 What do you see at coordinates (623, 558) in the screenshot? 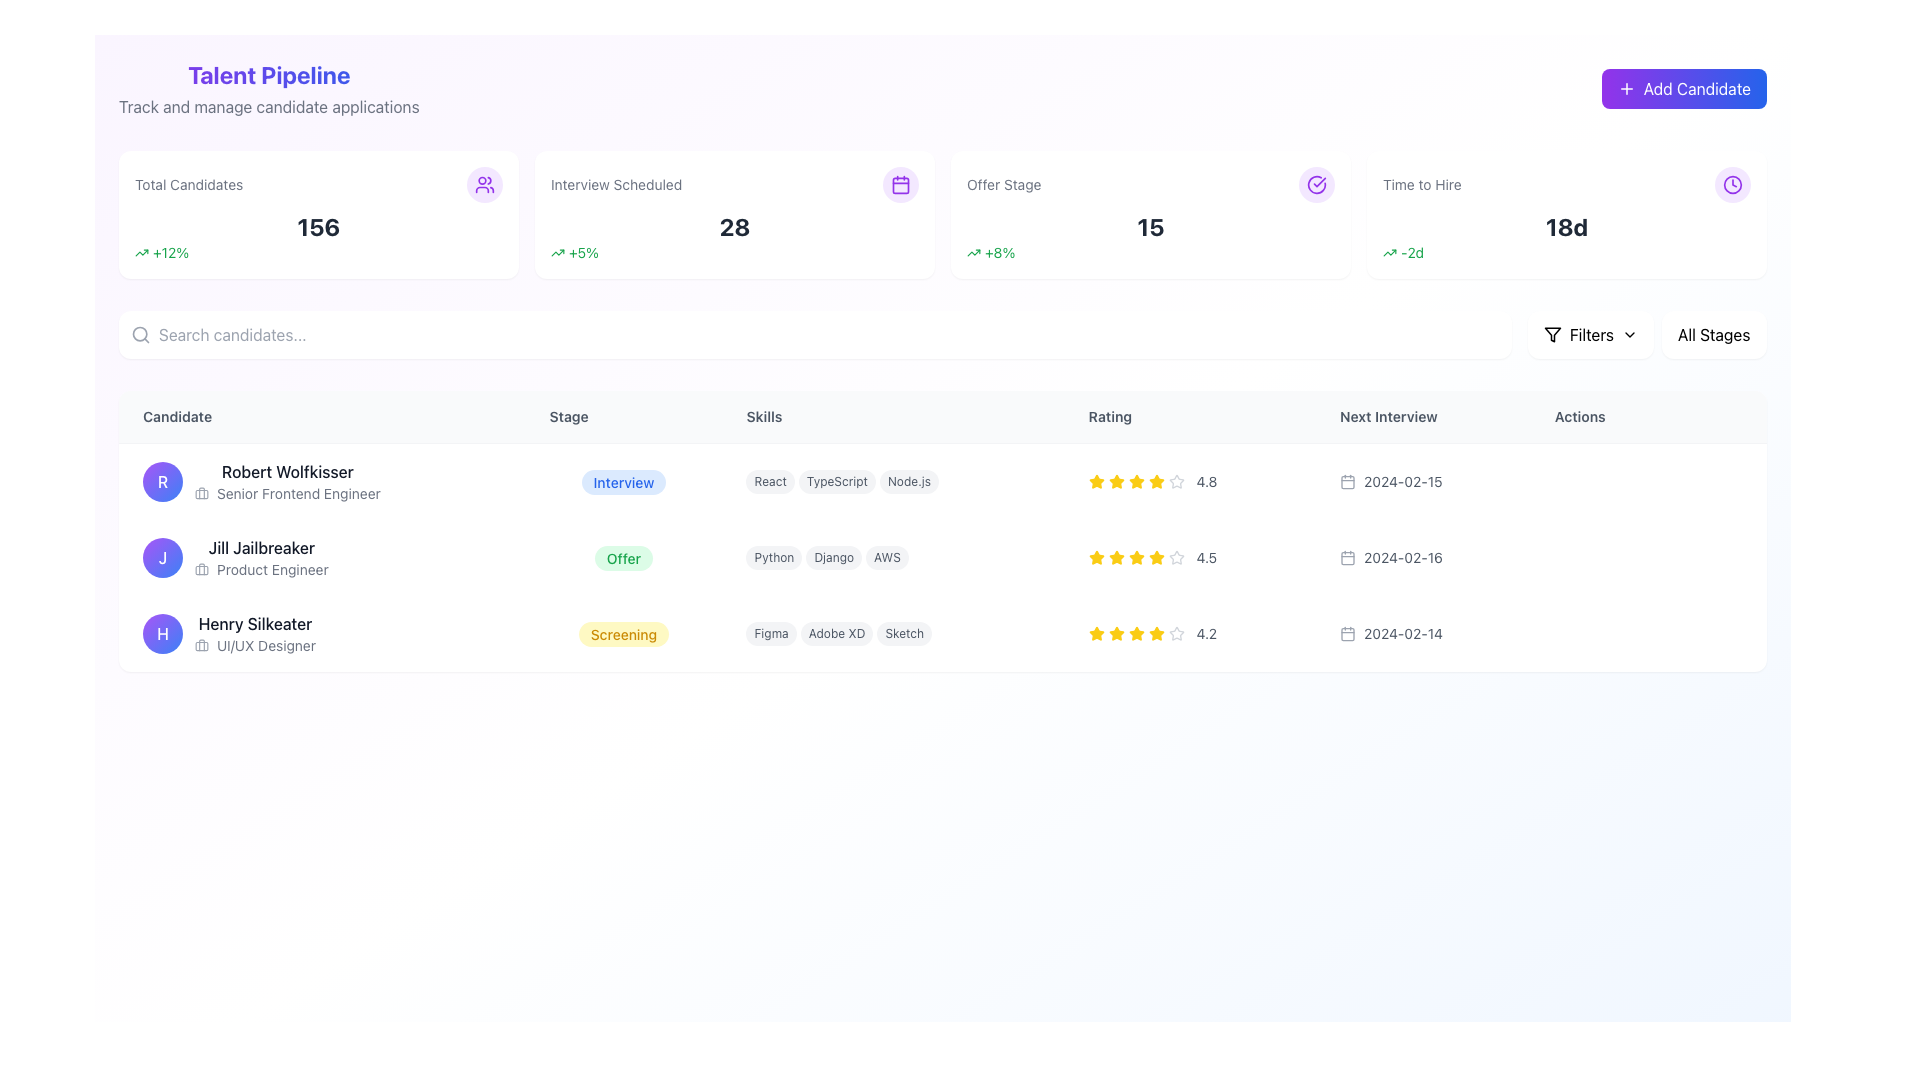
I see `the 'Offer' status tag` at bounding box center [623, 558].